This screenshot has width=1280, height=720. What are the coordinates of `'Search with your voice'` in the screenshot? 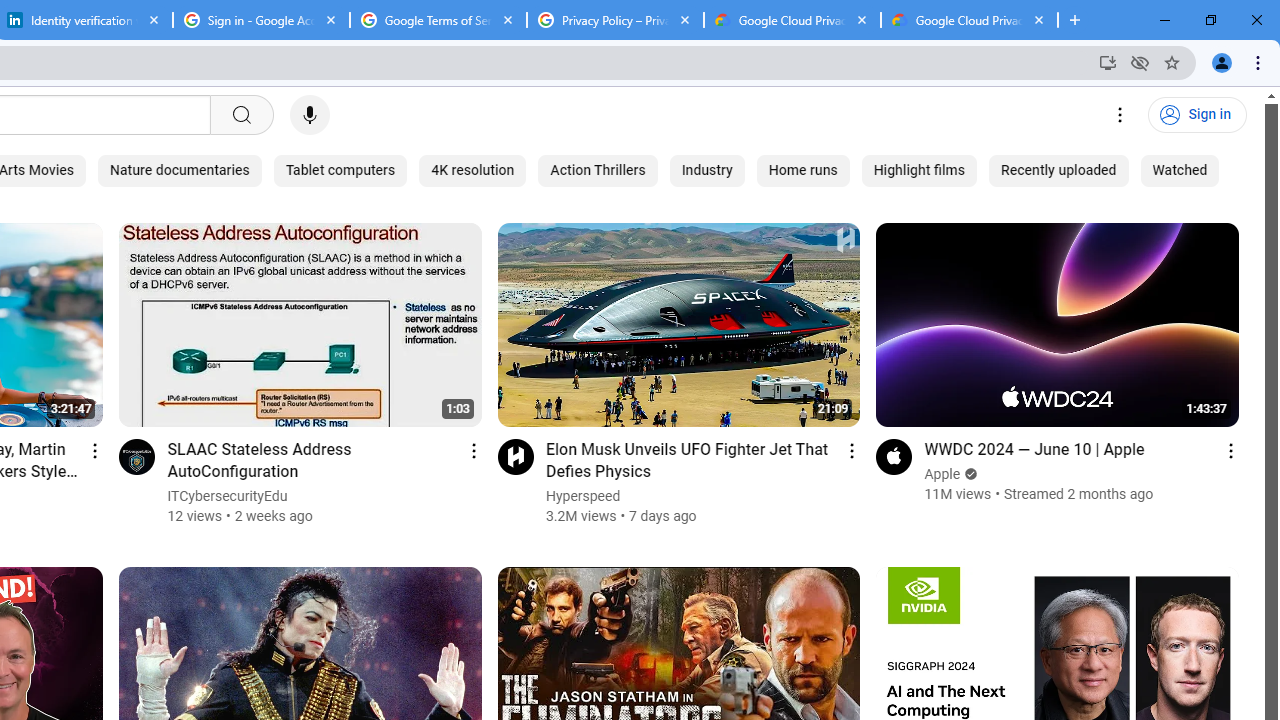 It's located at (308, 115).